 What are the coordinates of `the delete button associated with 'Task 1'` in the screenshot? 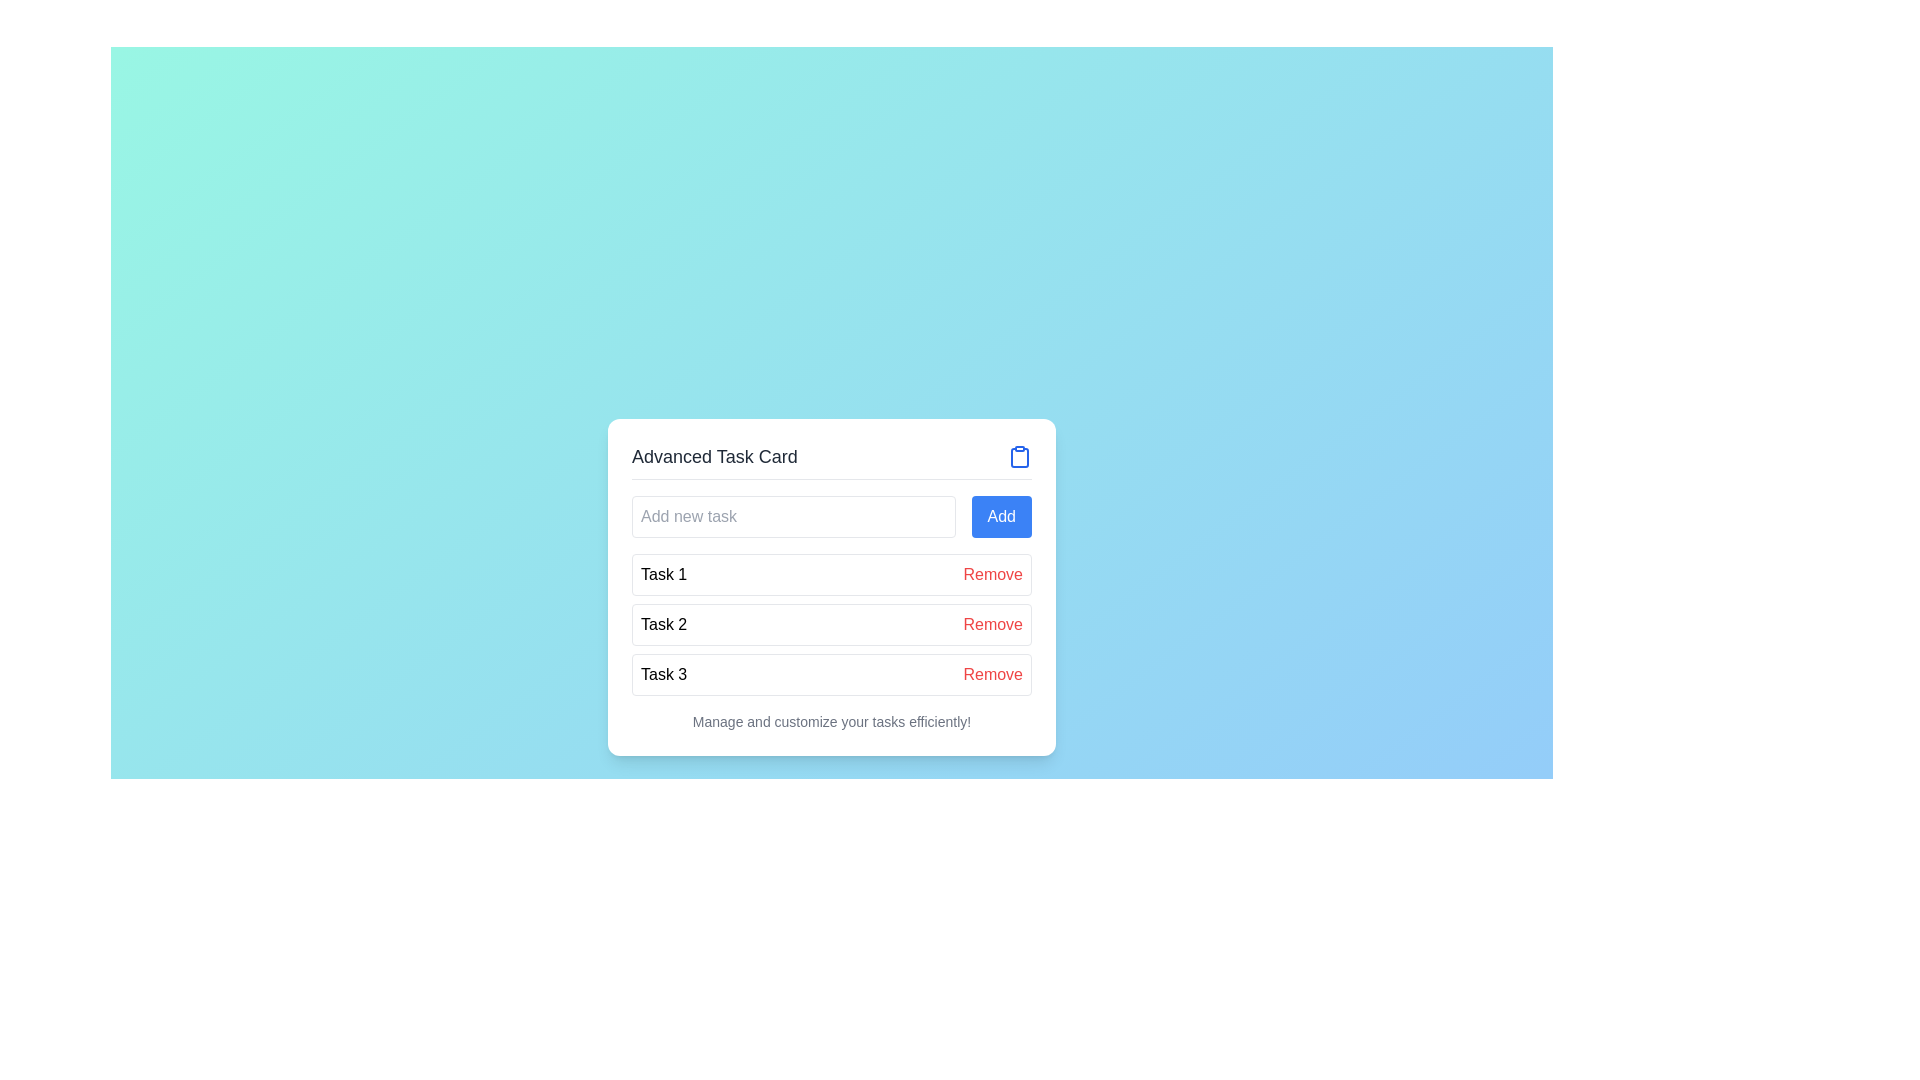 It's located at (993, 574).